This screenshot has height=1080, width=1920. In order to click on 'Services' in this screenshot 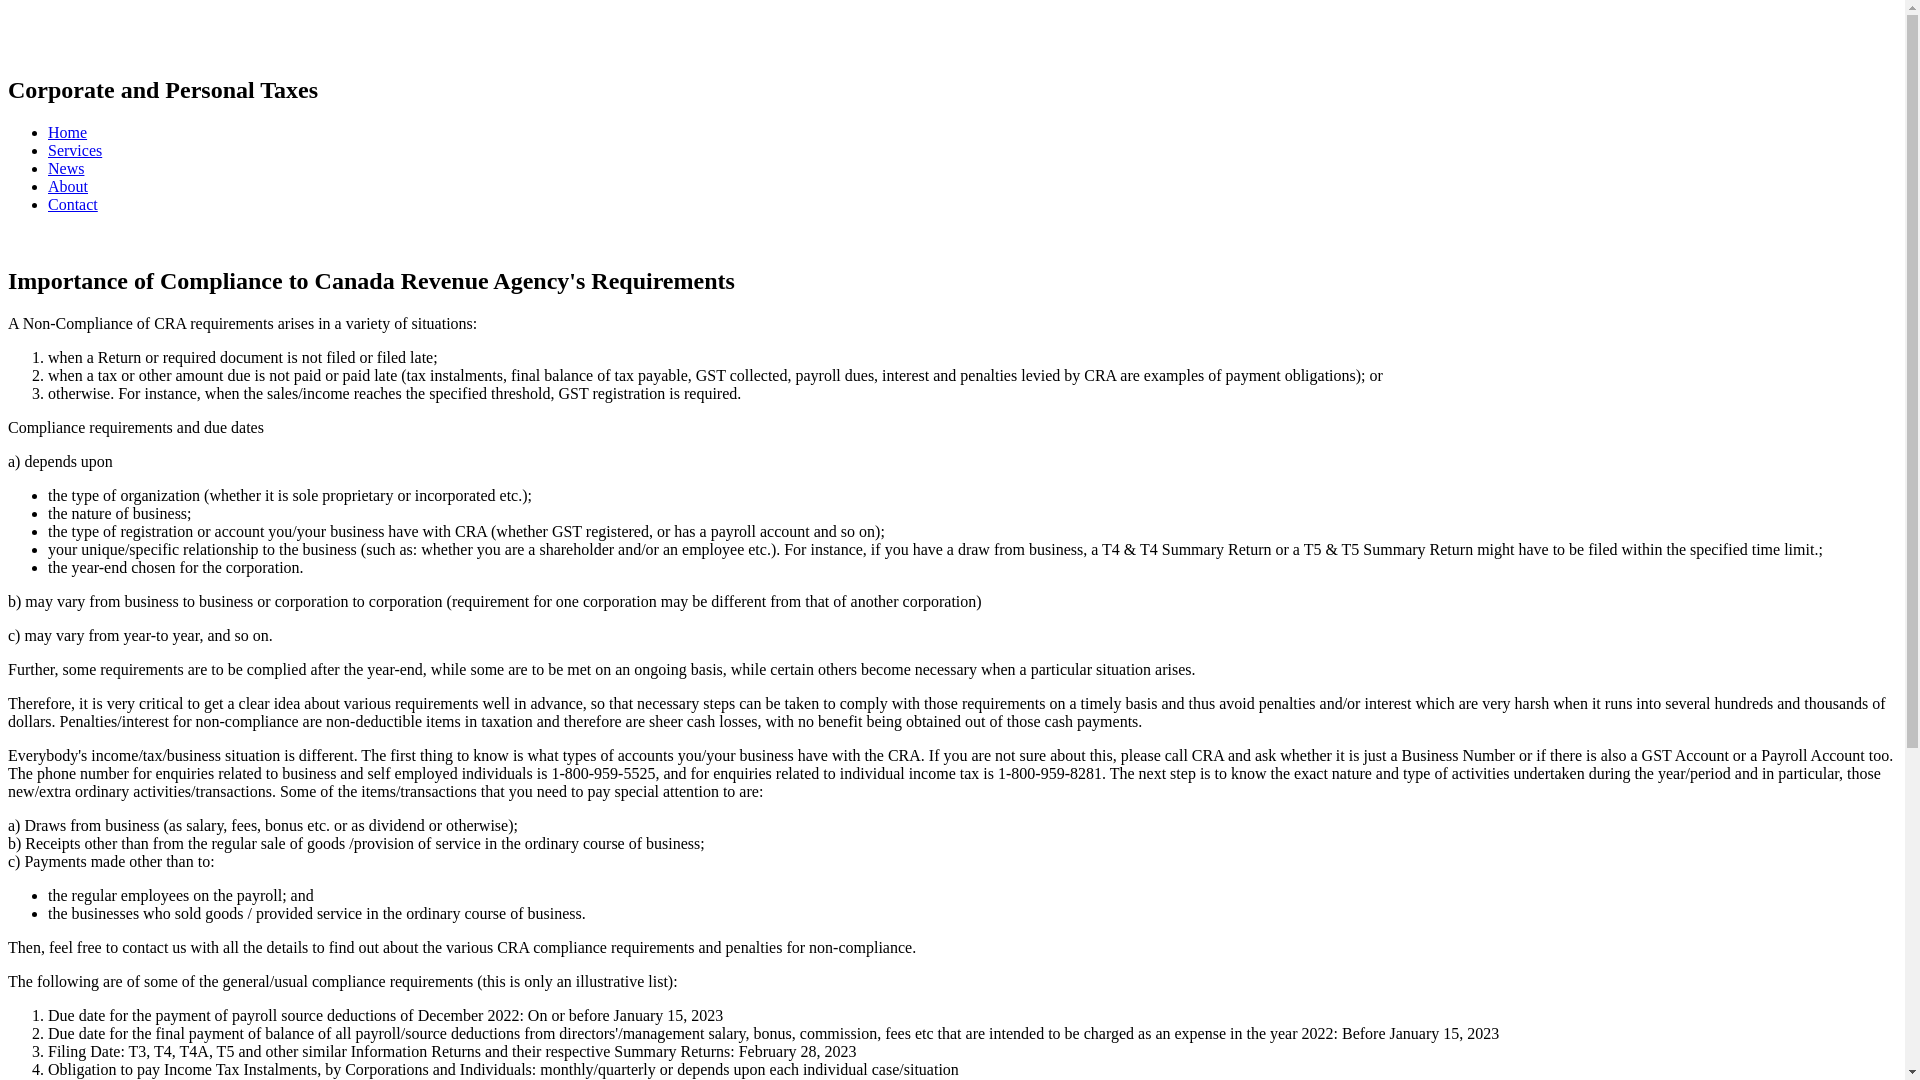, I will do `click(75, 149)`.